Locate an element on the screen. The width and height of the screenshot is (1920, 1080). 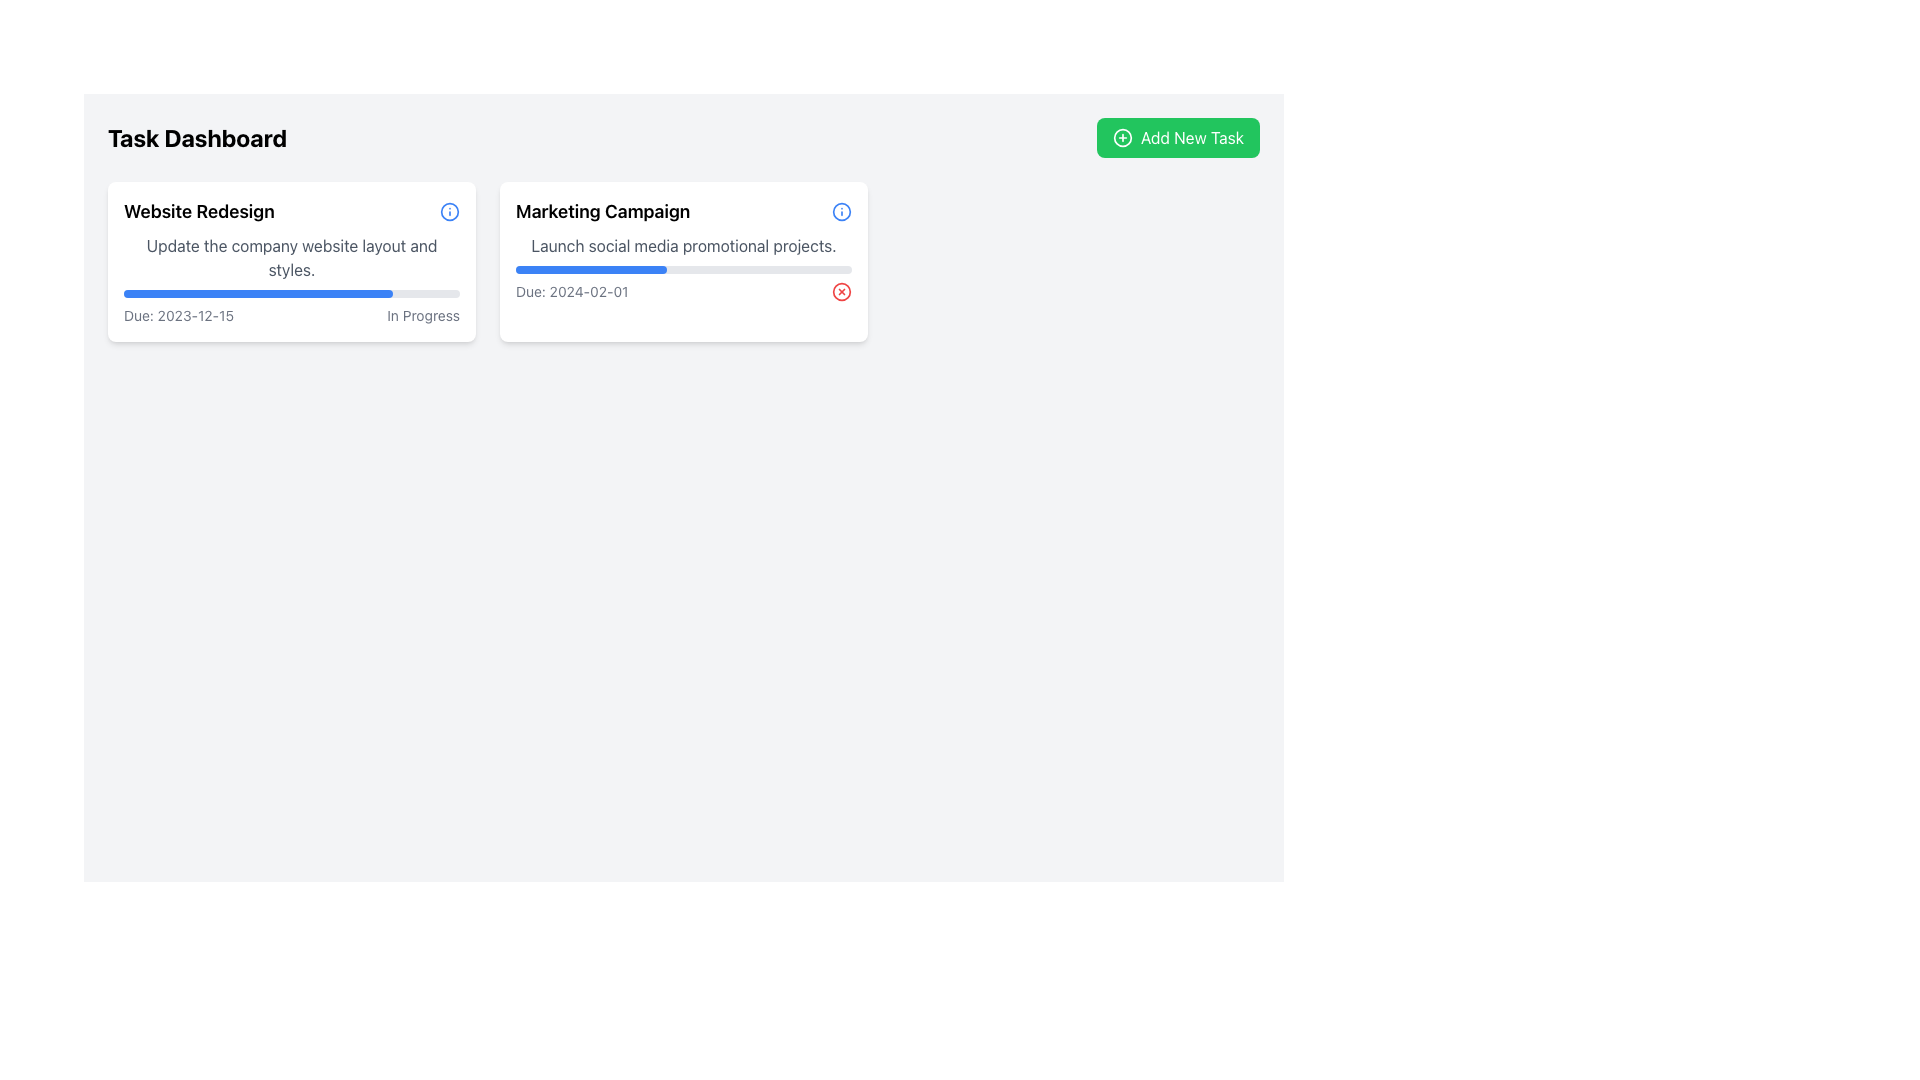
the rectangular green button labeled 'Add New Task' with a plus icon, located in the top-right corner of the 'Task Dashboard' interface is located at coordinates (1178, 137).